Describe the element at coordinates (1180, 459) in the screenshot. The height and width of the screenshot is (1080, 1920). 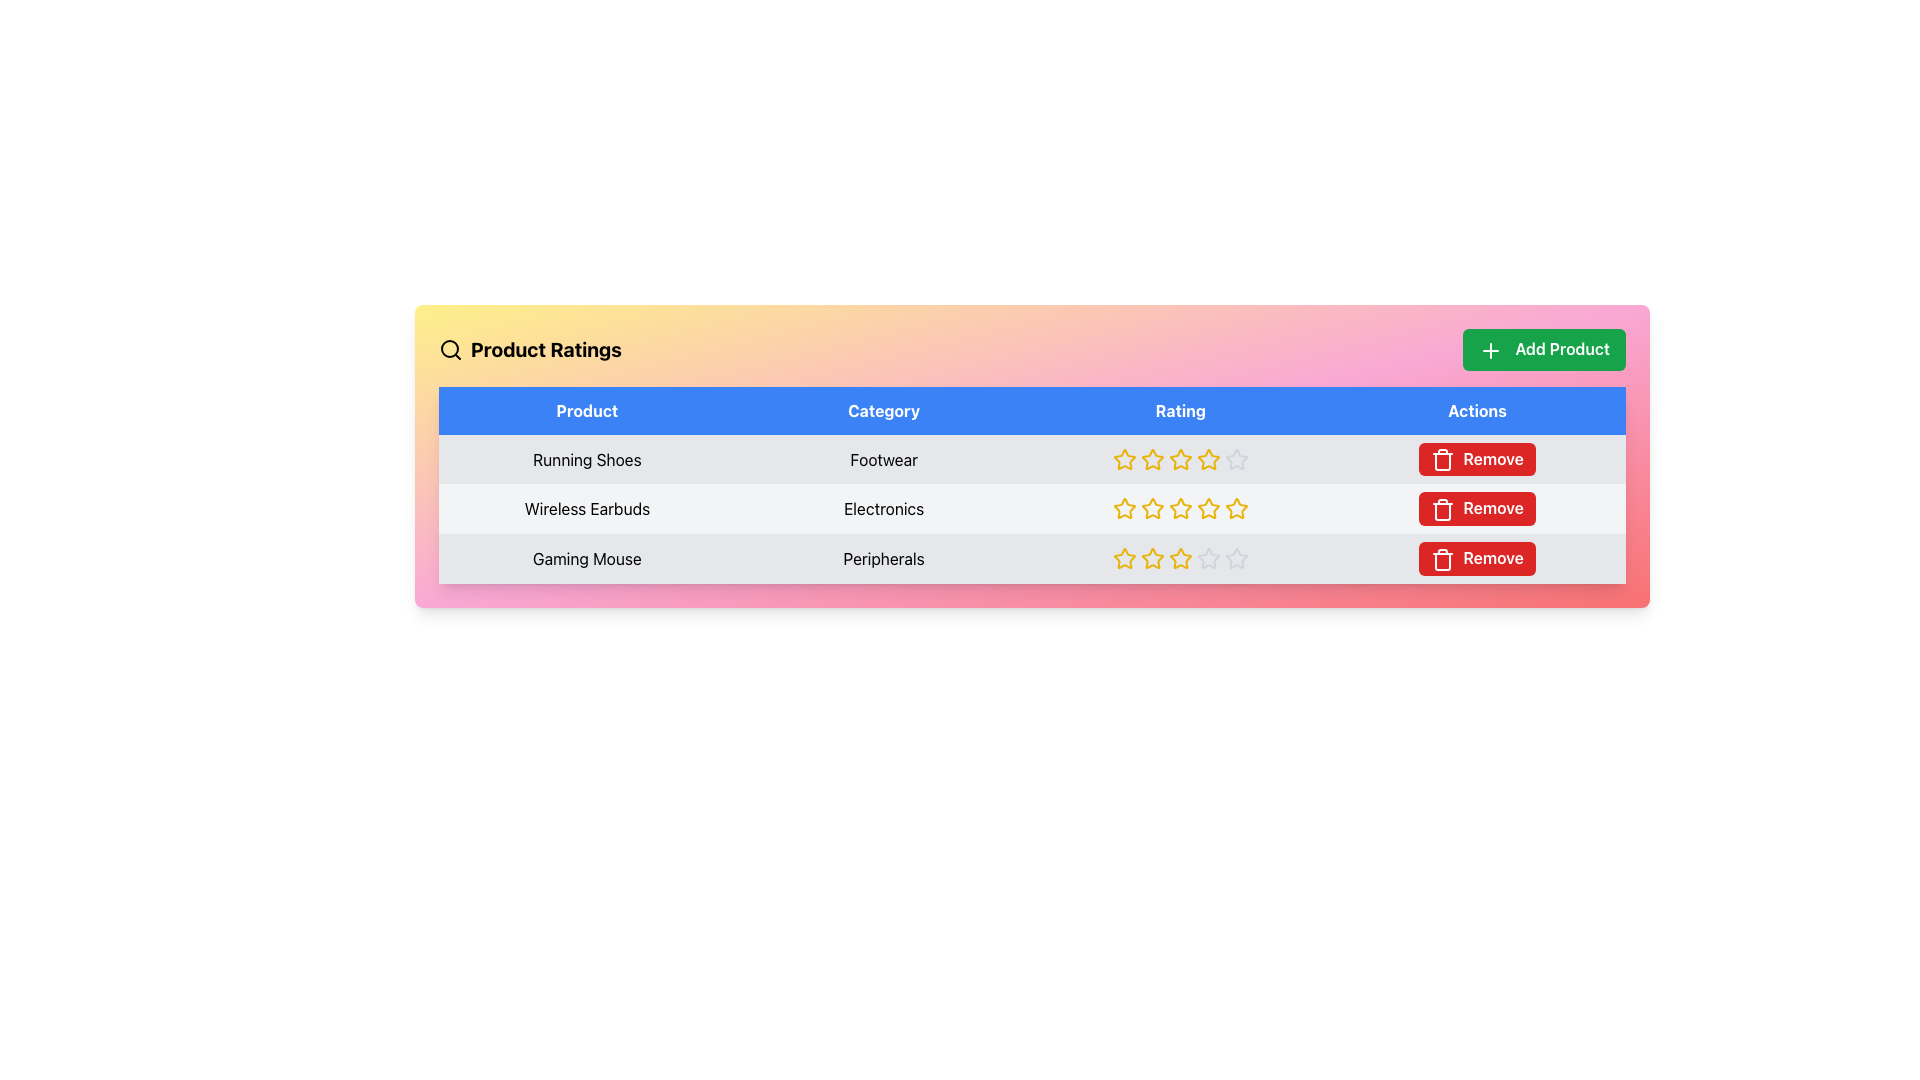
I see `the Rating Indicator for 'Running Shoes', which consists of five star icons with four filled in yellow and one unfilled in gray, located in the third column of the first row under the 'Rating' header` at that location.